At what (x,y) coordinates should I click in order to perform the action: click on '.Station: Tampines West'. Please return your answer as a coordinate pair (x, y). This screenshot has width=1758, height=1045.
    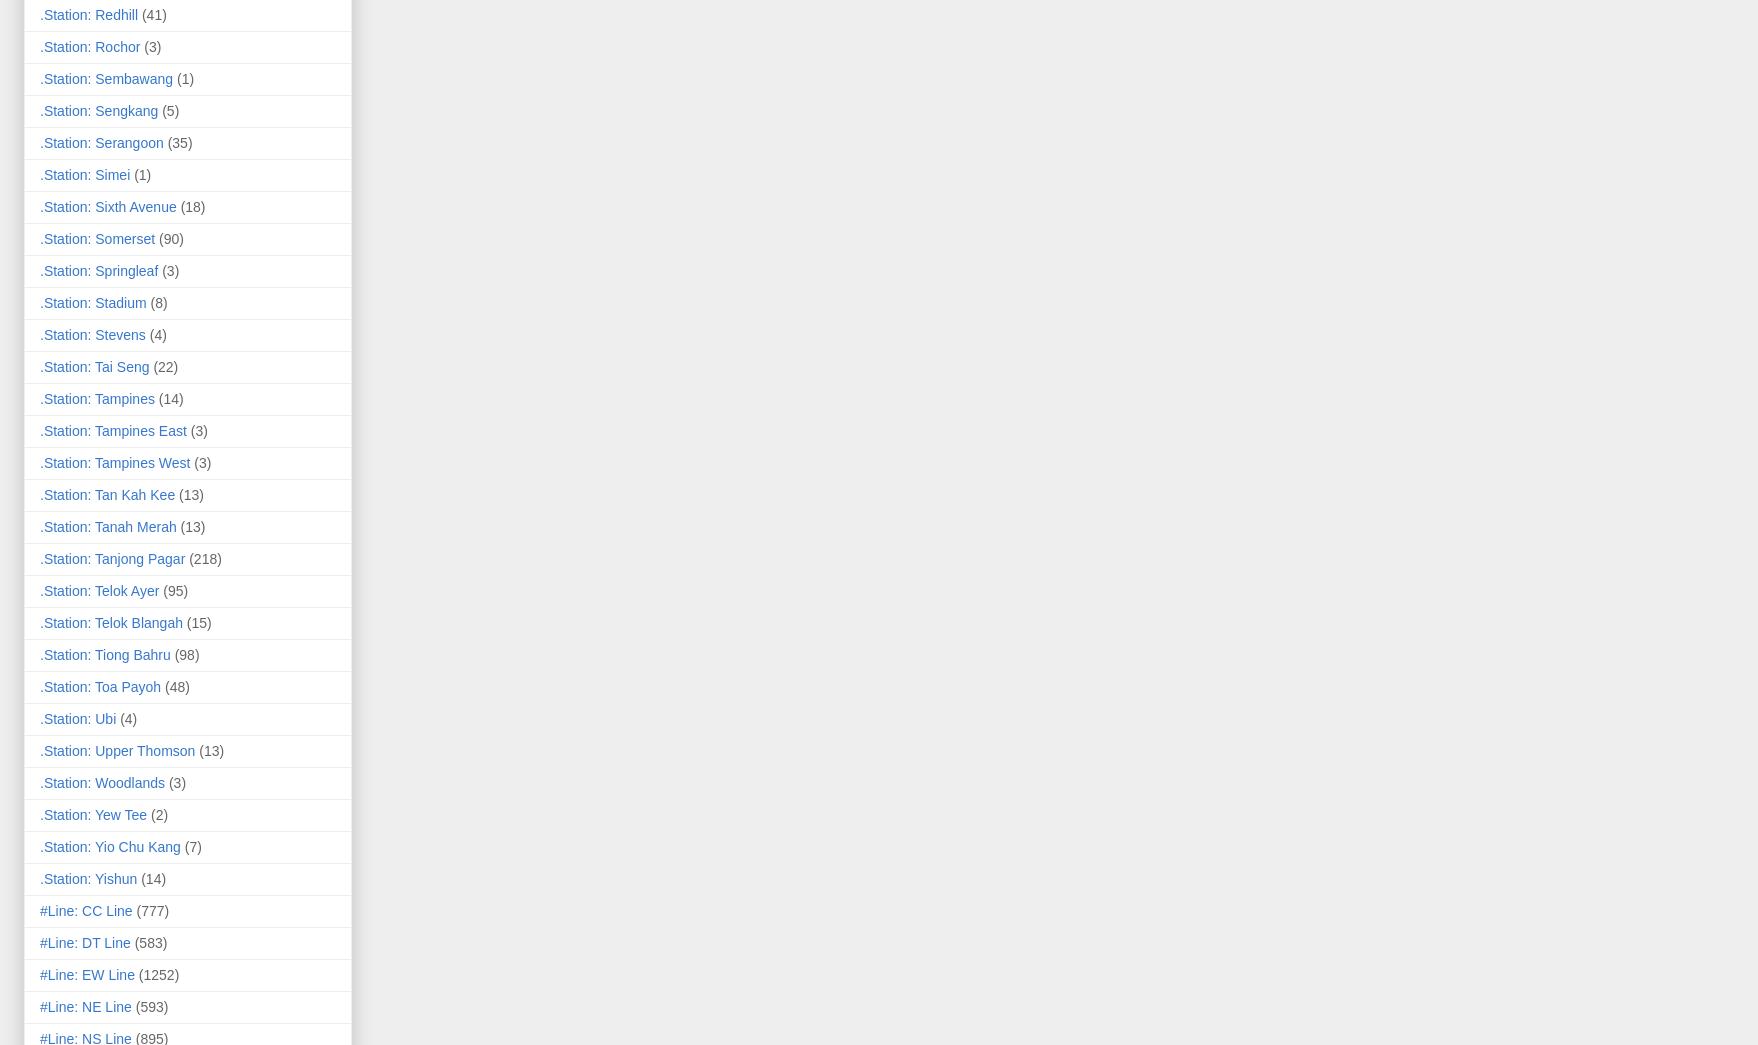
    Looking at the image, I should click on (114, 461).